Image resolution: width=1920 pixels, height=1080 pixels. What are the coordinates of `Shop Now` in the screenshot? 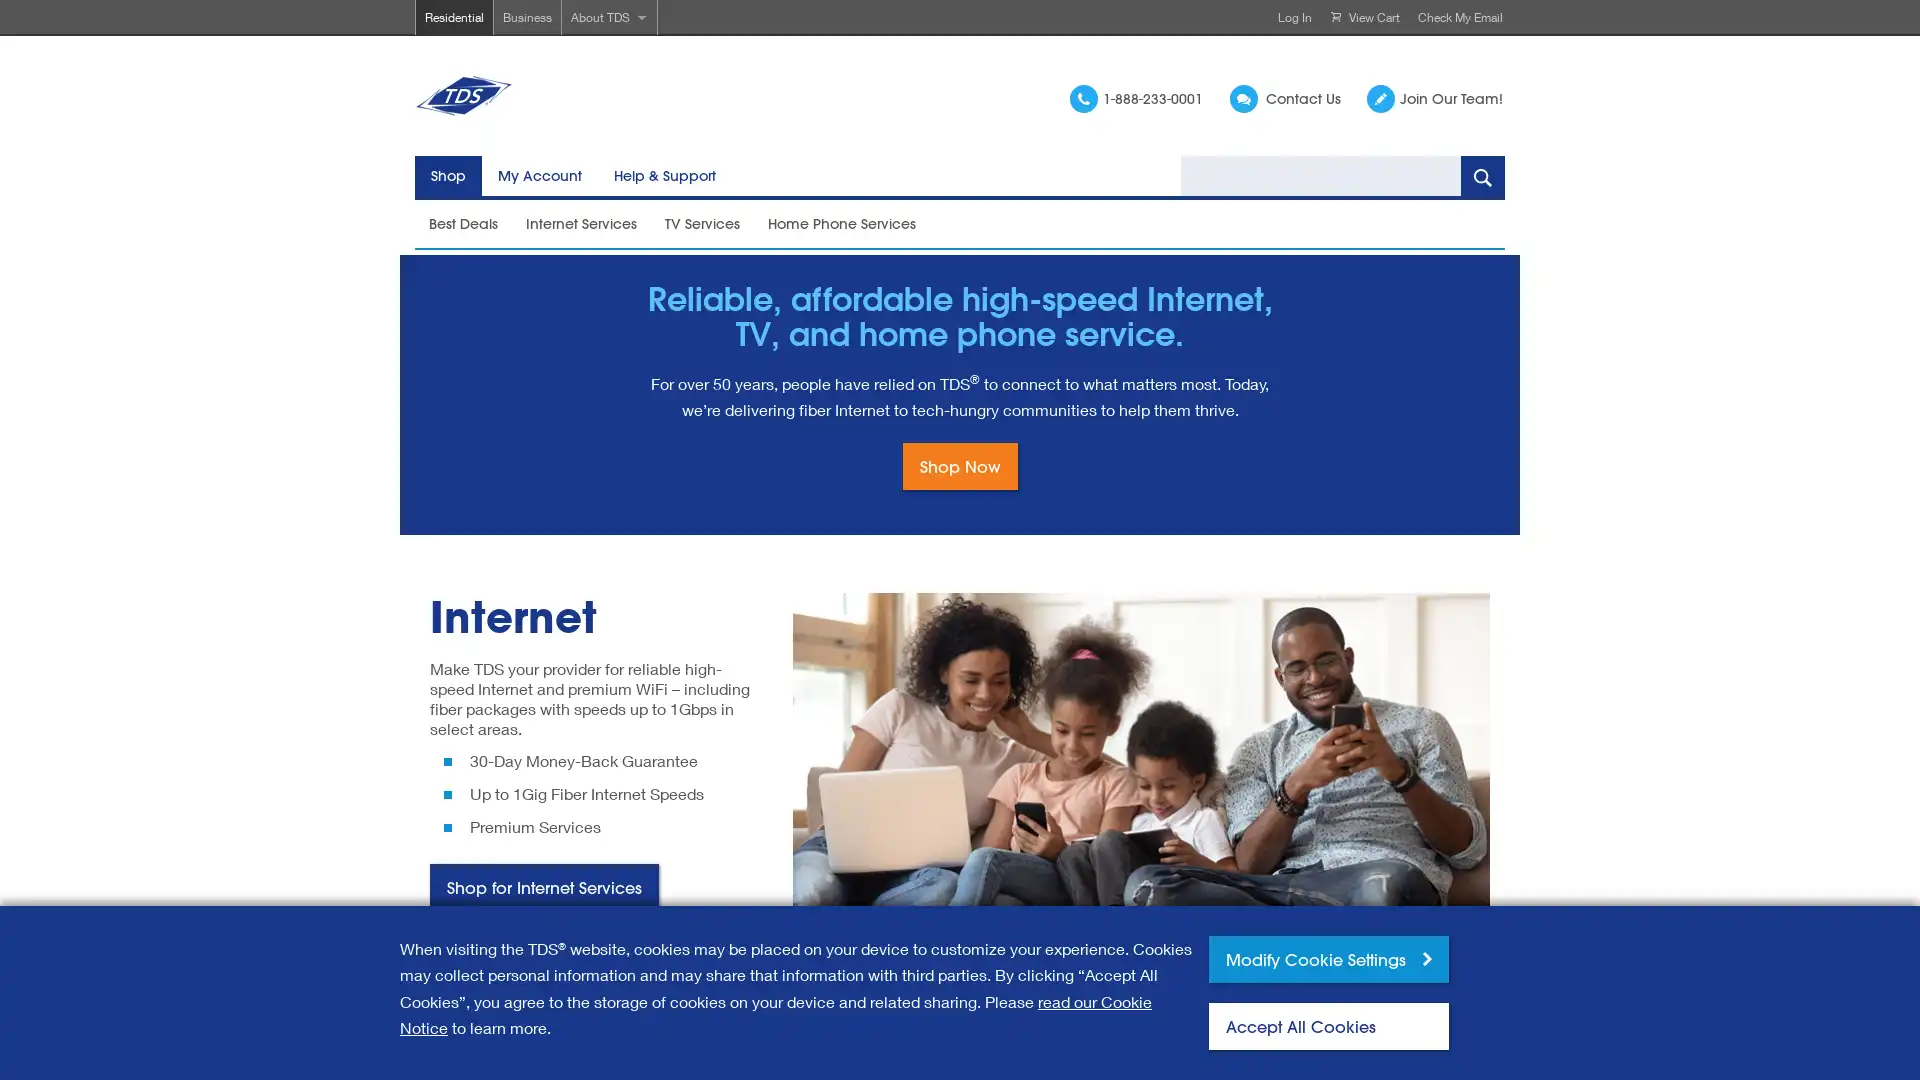 It's located at (958, 466).